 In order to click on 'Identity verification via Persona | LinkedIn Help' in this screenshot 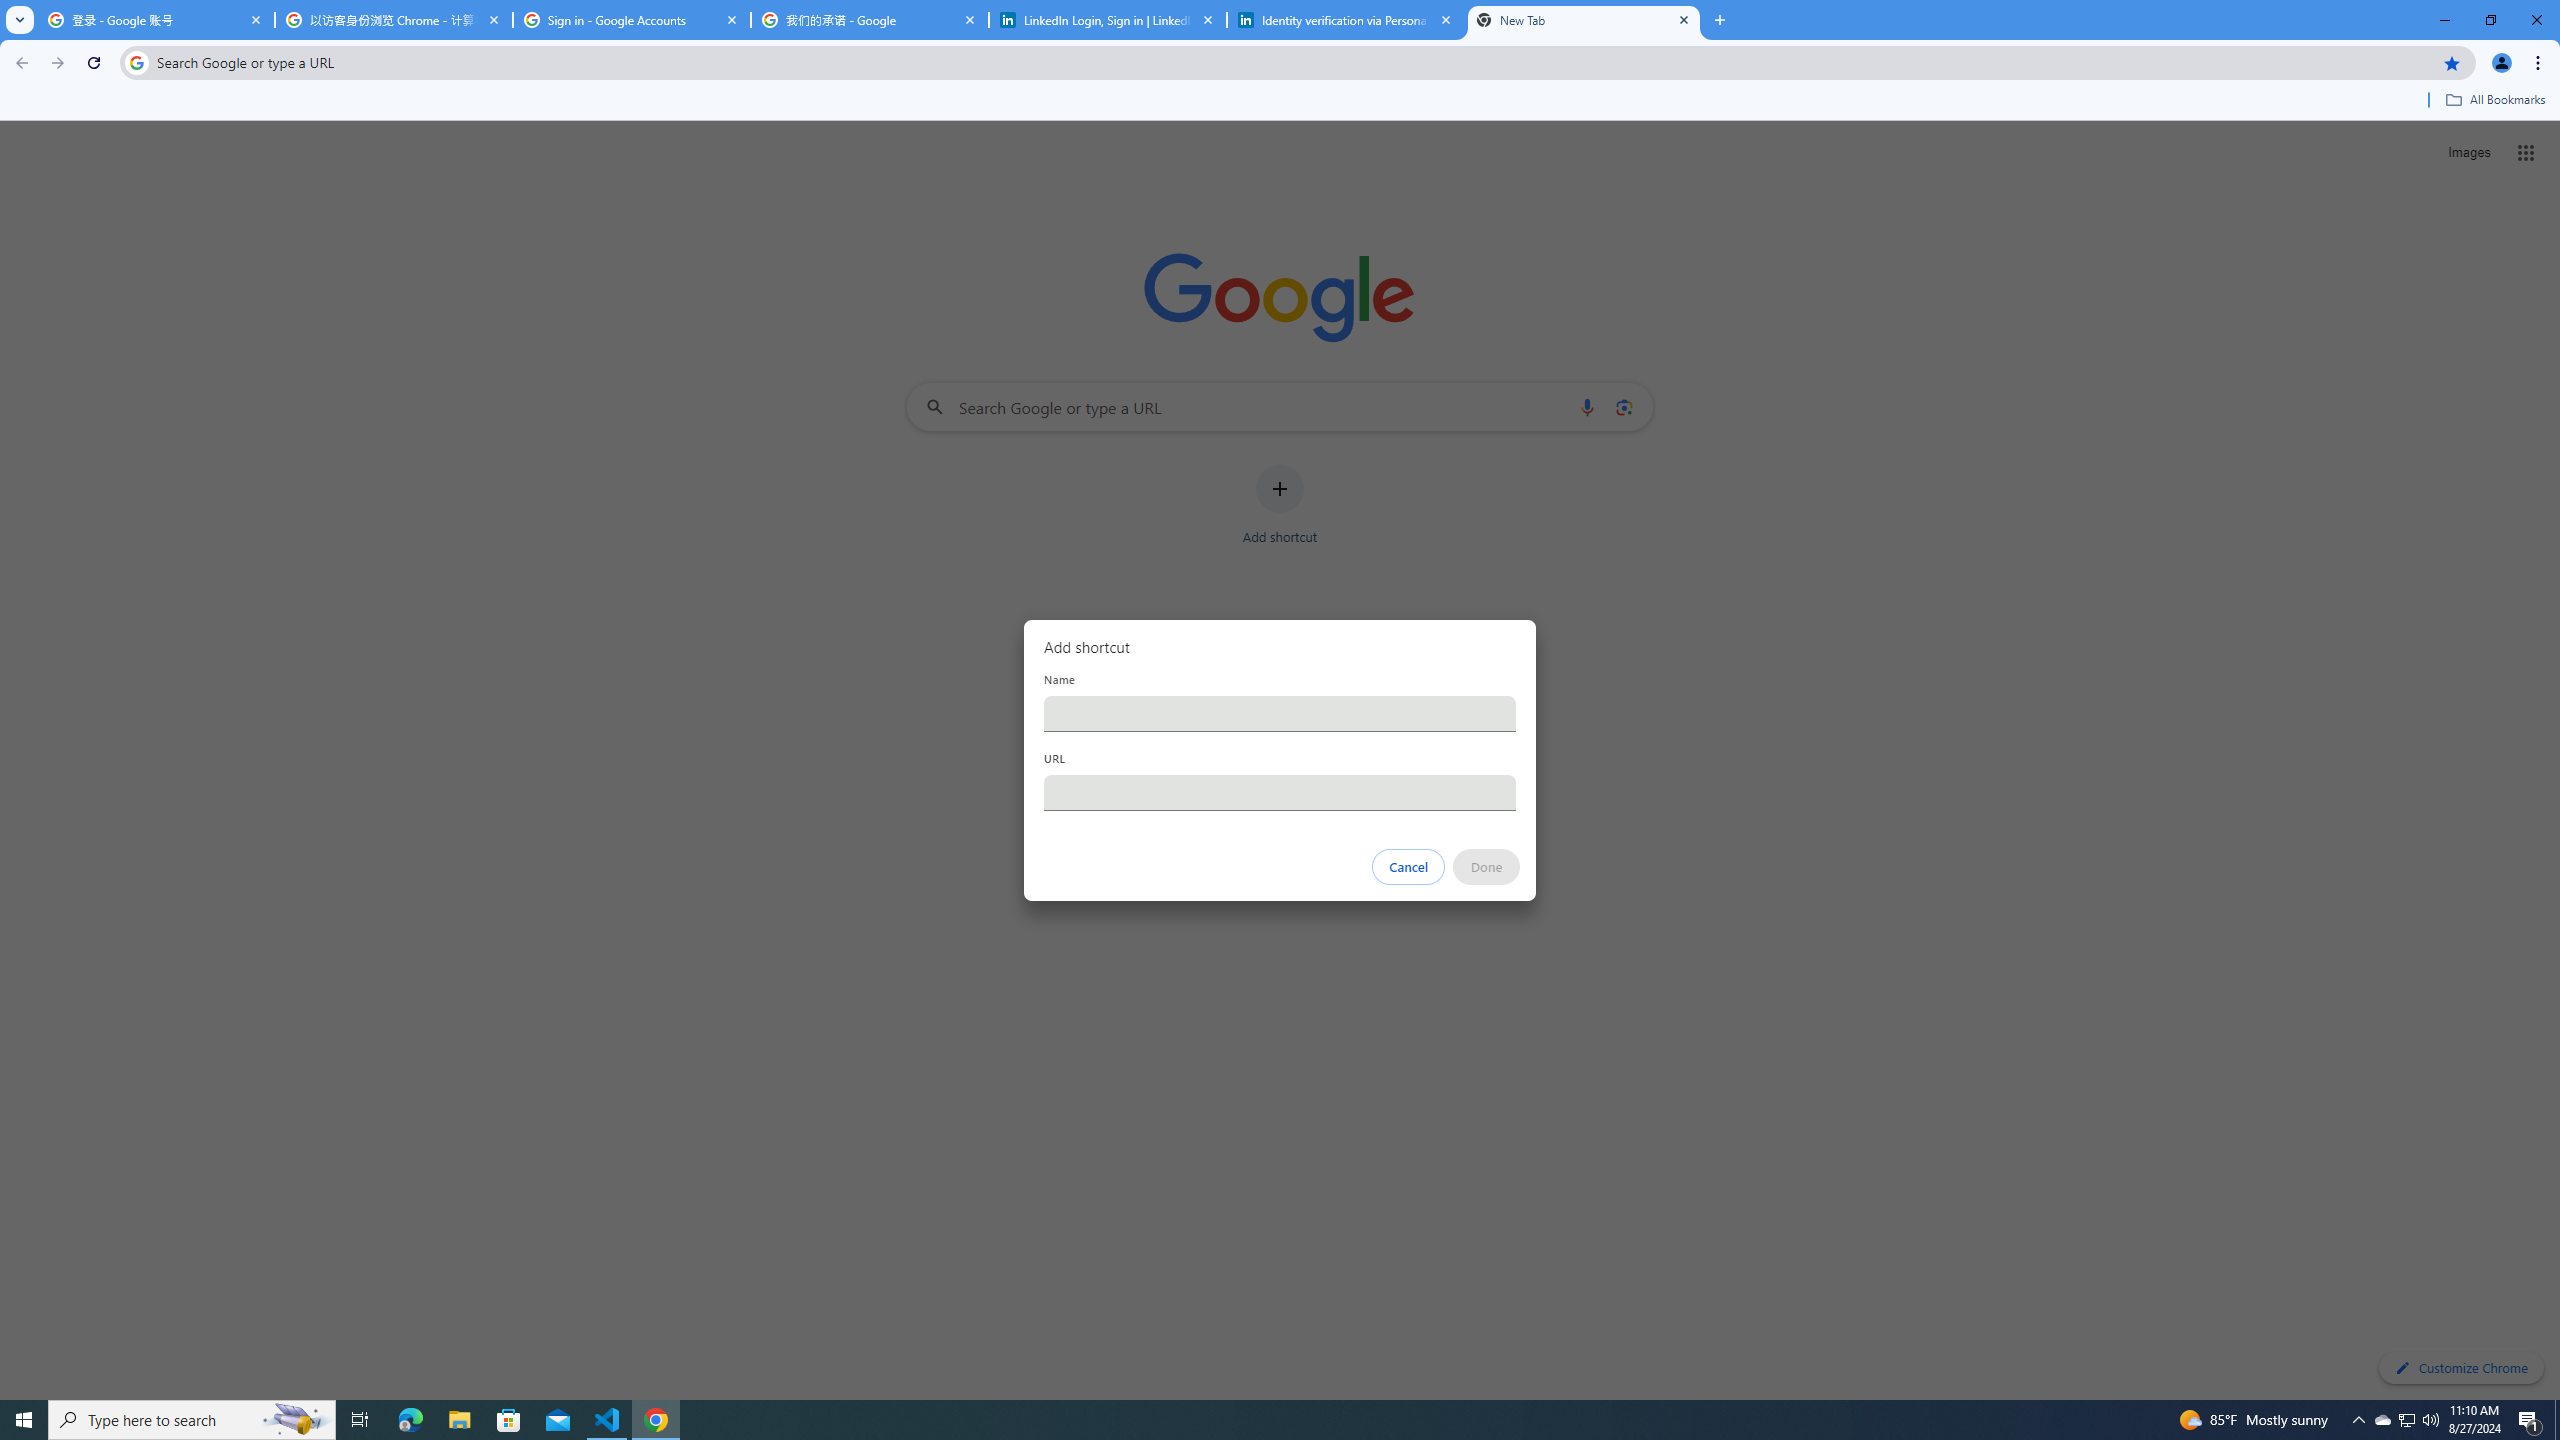, I will do `click(1345, 19)`.